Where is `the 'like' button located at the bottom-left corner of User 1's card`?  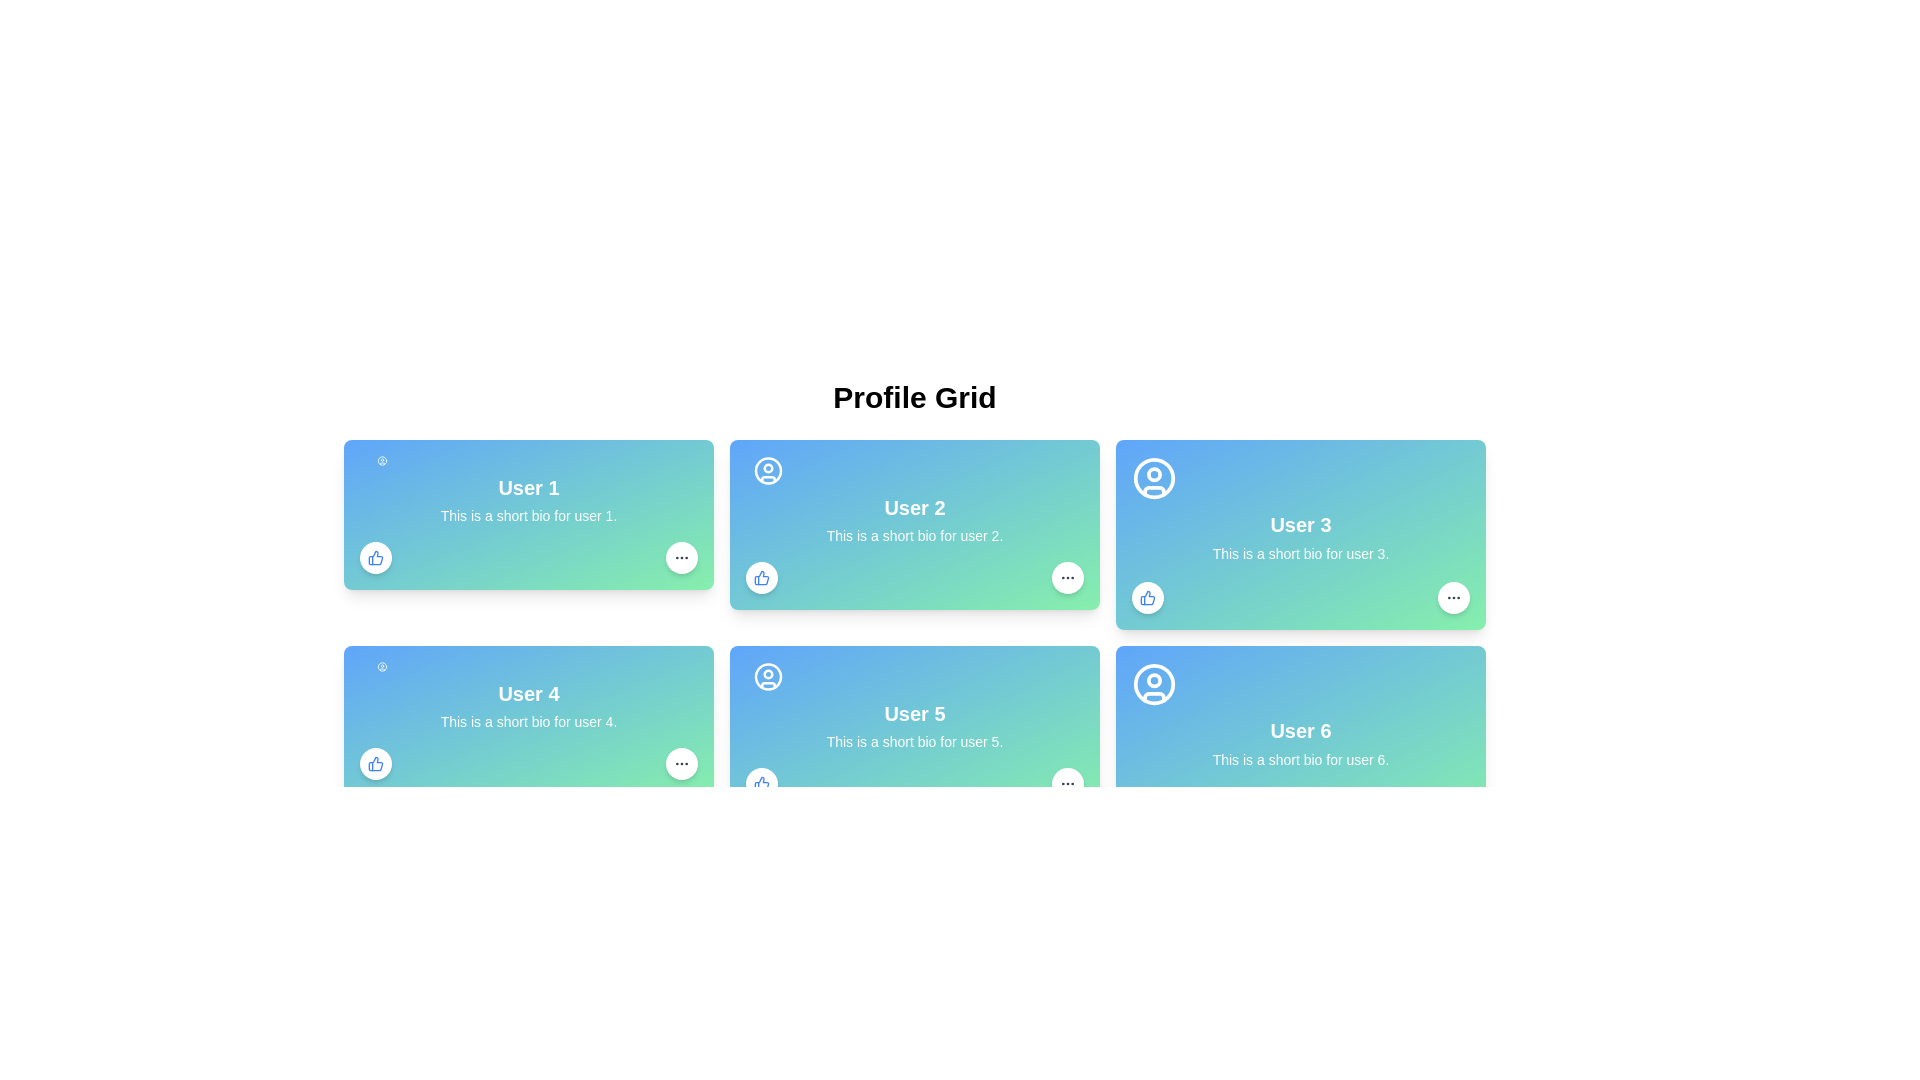 the 'like' button located at the bottom-left corner of User 1's card is located at coordinates (375, 558).